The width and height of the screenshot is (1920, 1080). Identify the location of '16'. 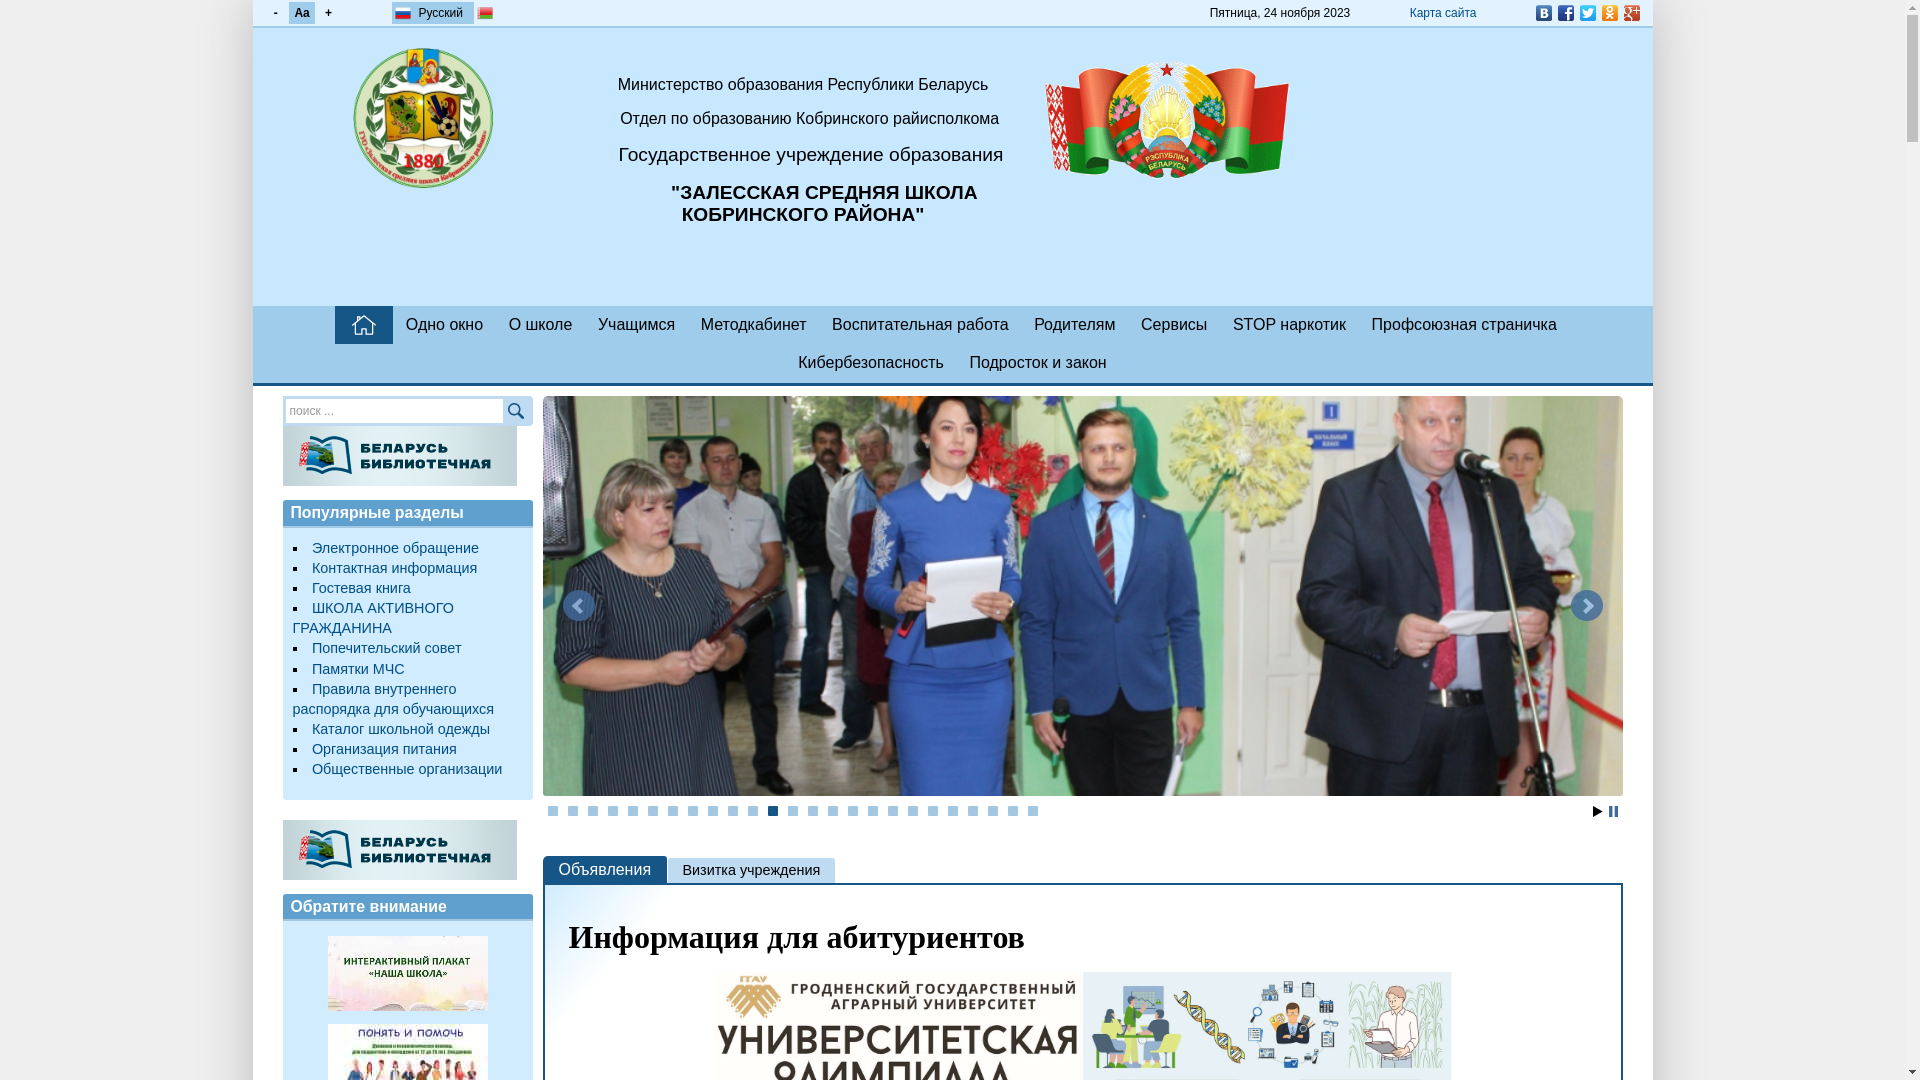
(853, 810).